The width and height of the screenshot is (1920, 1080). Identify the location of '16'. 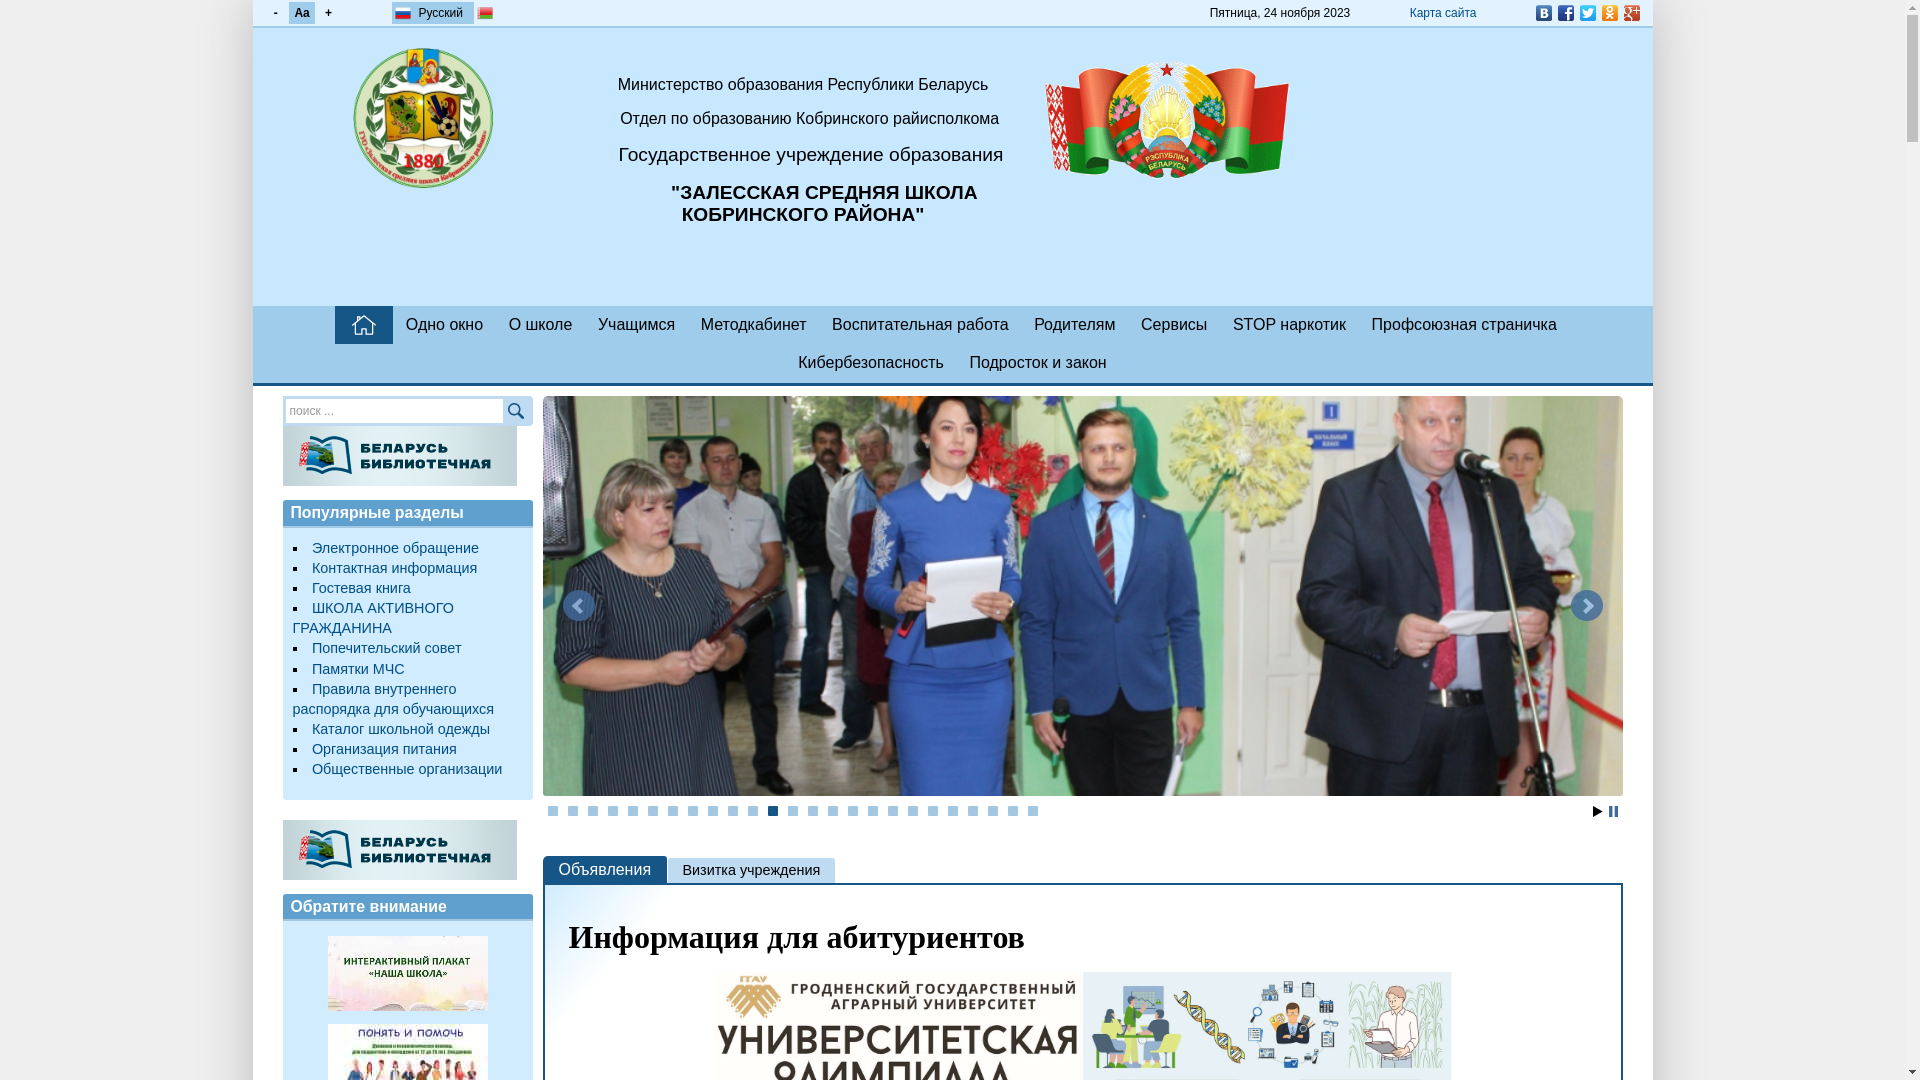
(853, 810).